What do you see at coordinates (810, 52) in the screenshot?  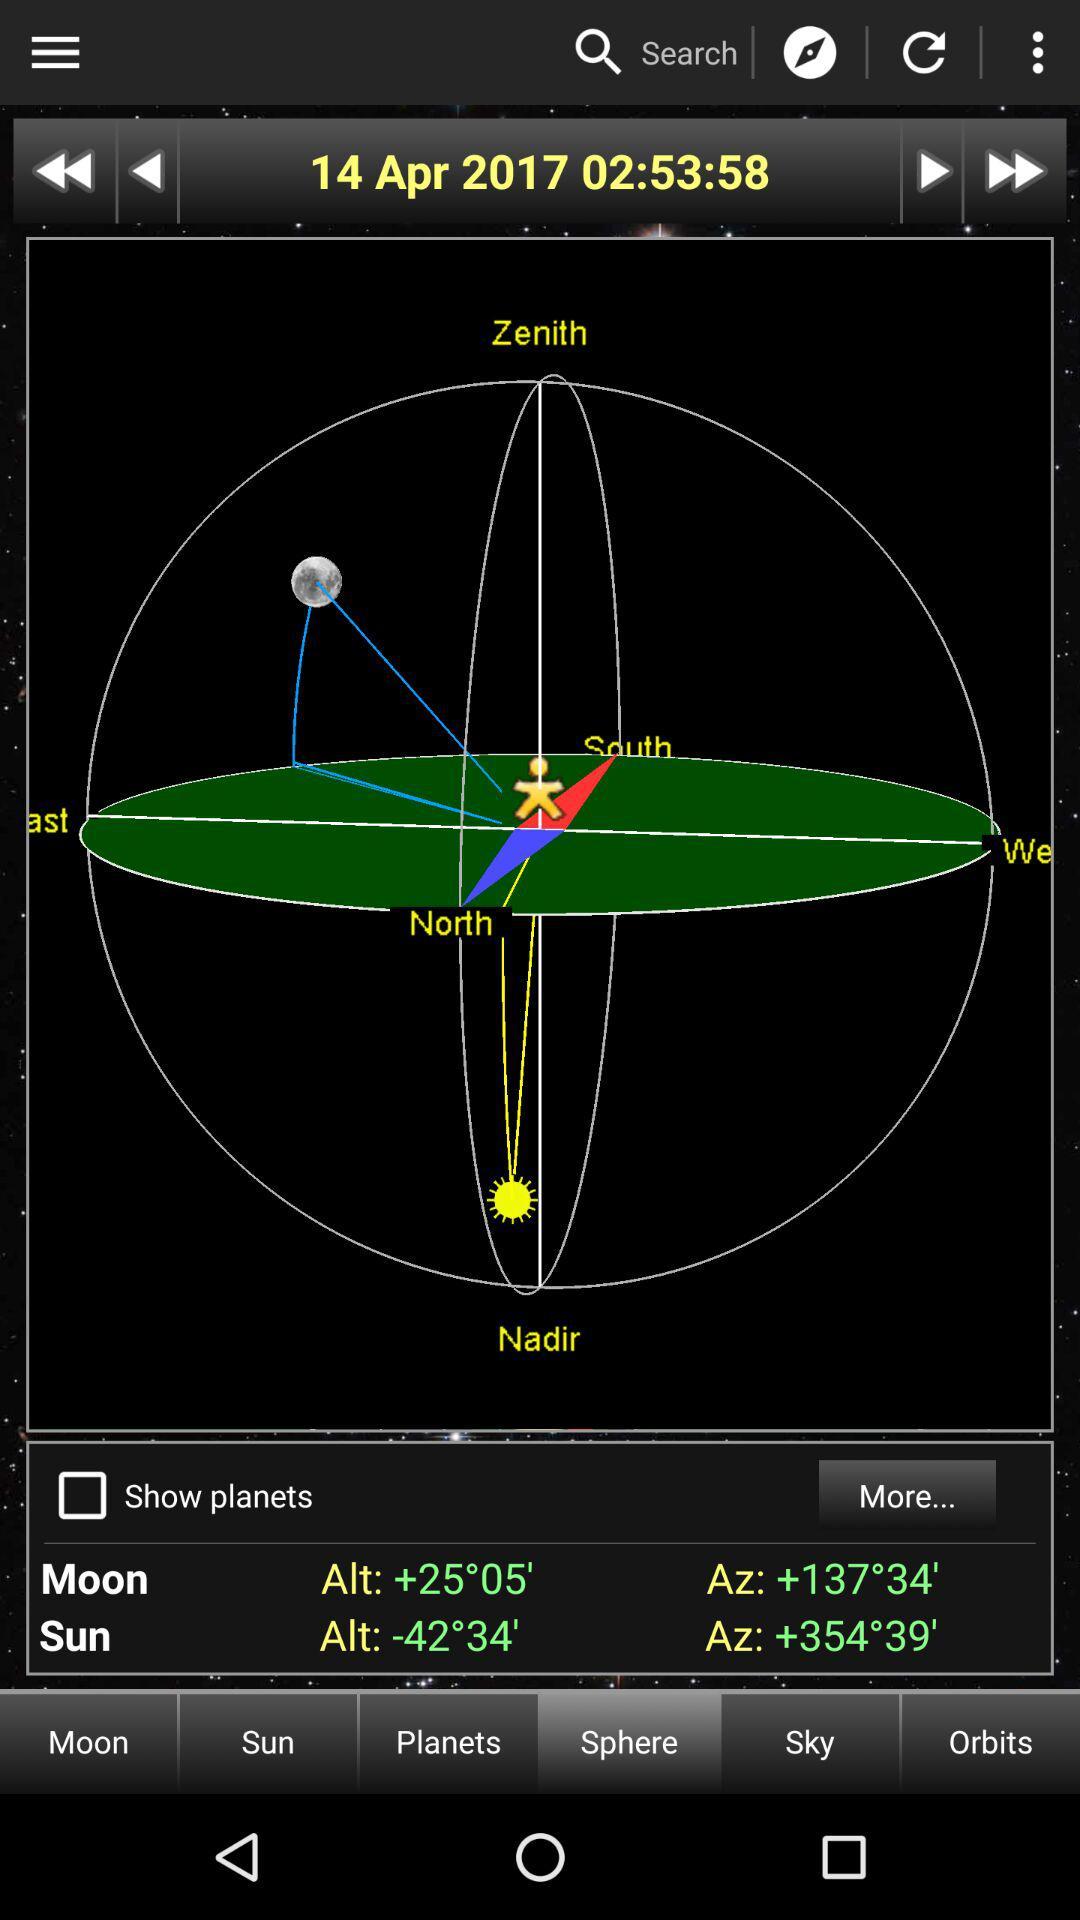 I see `the explore icon` at bounding box center [810, 52].